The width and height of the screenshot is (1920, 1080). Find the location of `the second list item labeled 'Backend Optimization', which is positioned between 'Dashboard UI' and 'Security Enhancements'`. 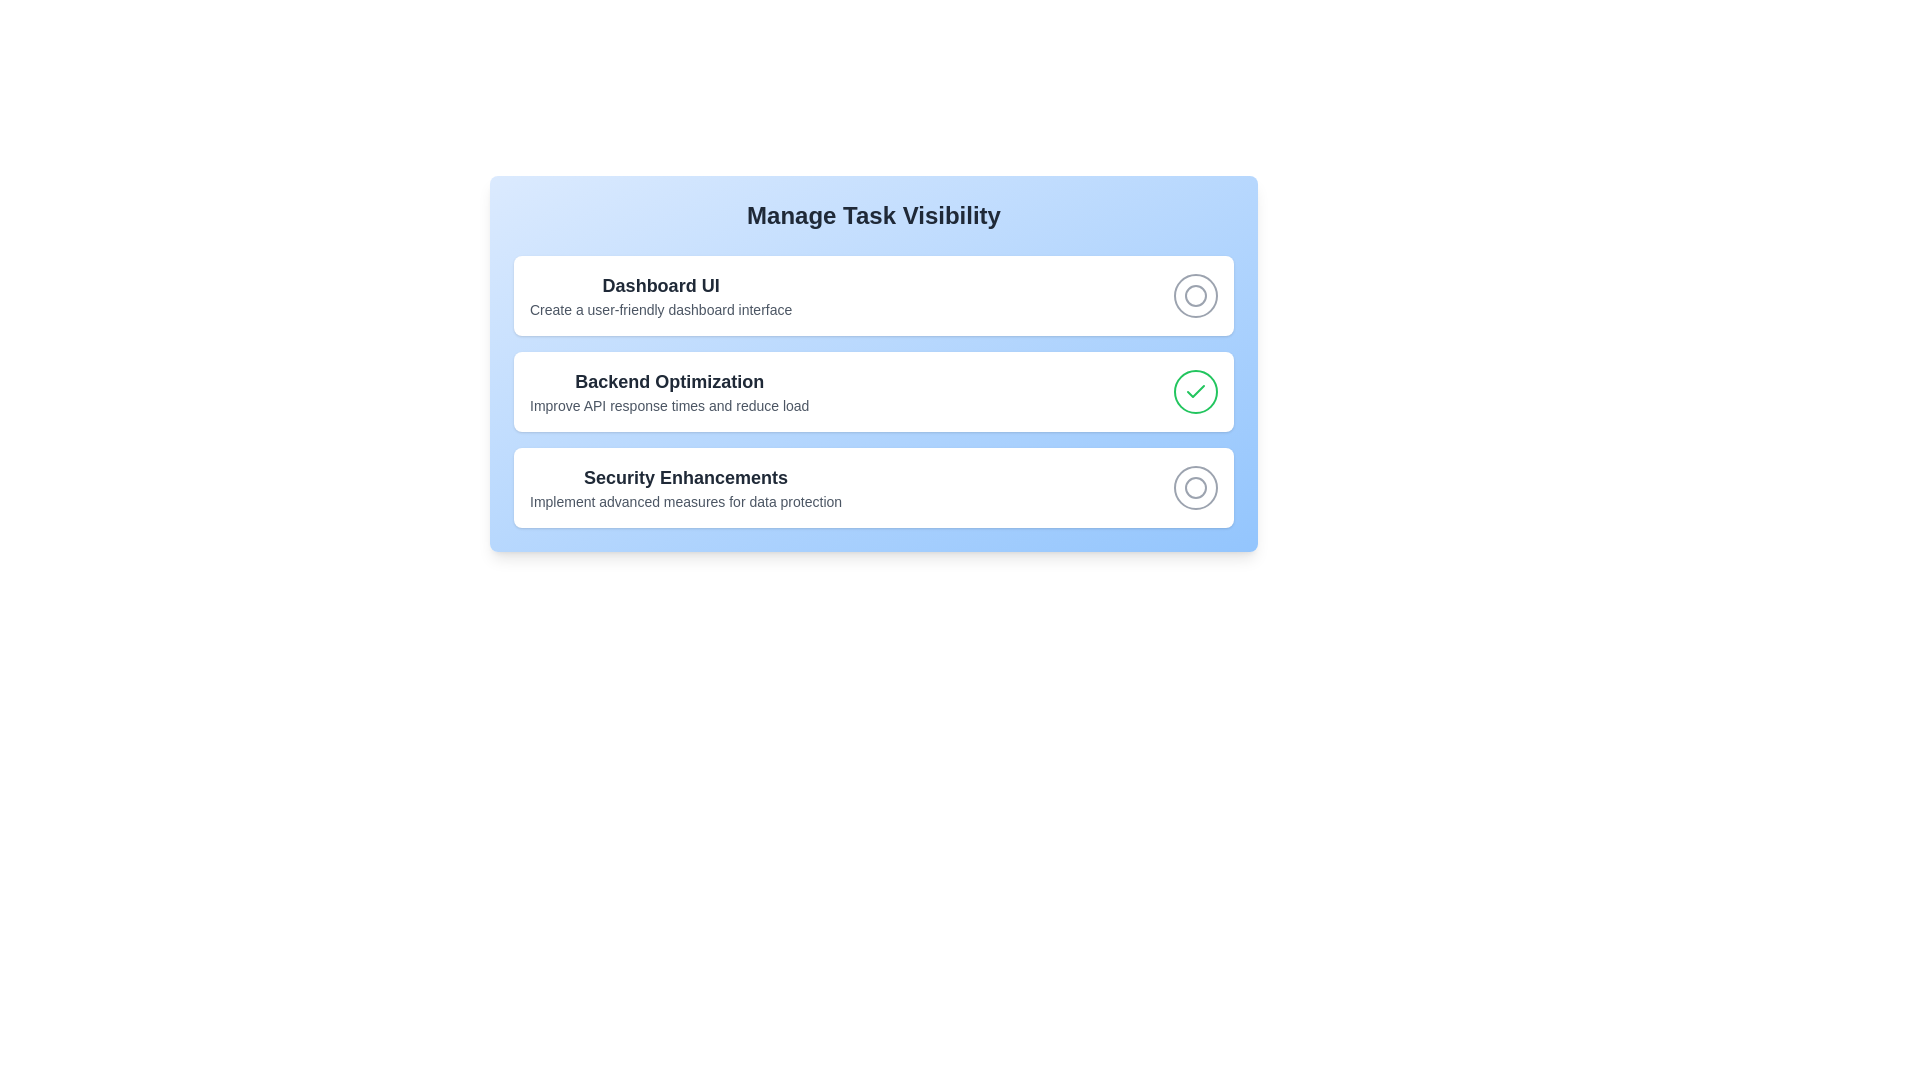

the second list item labeled 'Backend Optimization', which is positioned between 'Dashboard UI' and 'Security Enhancements' is located at coordinates (873, 392).